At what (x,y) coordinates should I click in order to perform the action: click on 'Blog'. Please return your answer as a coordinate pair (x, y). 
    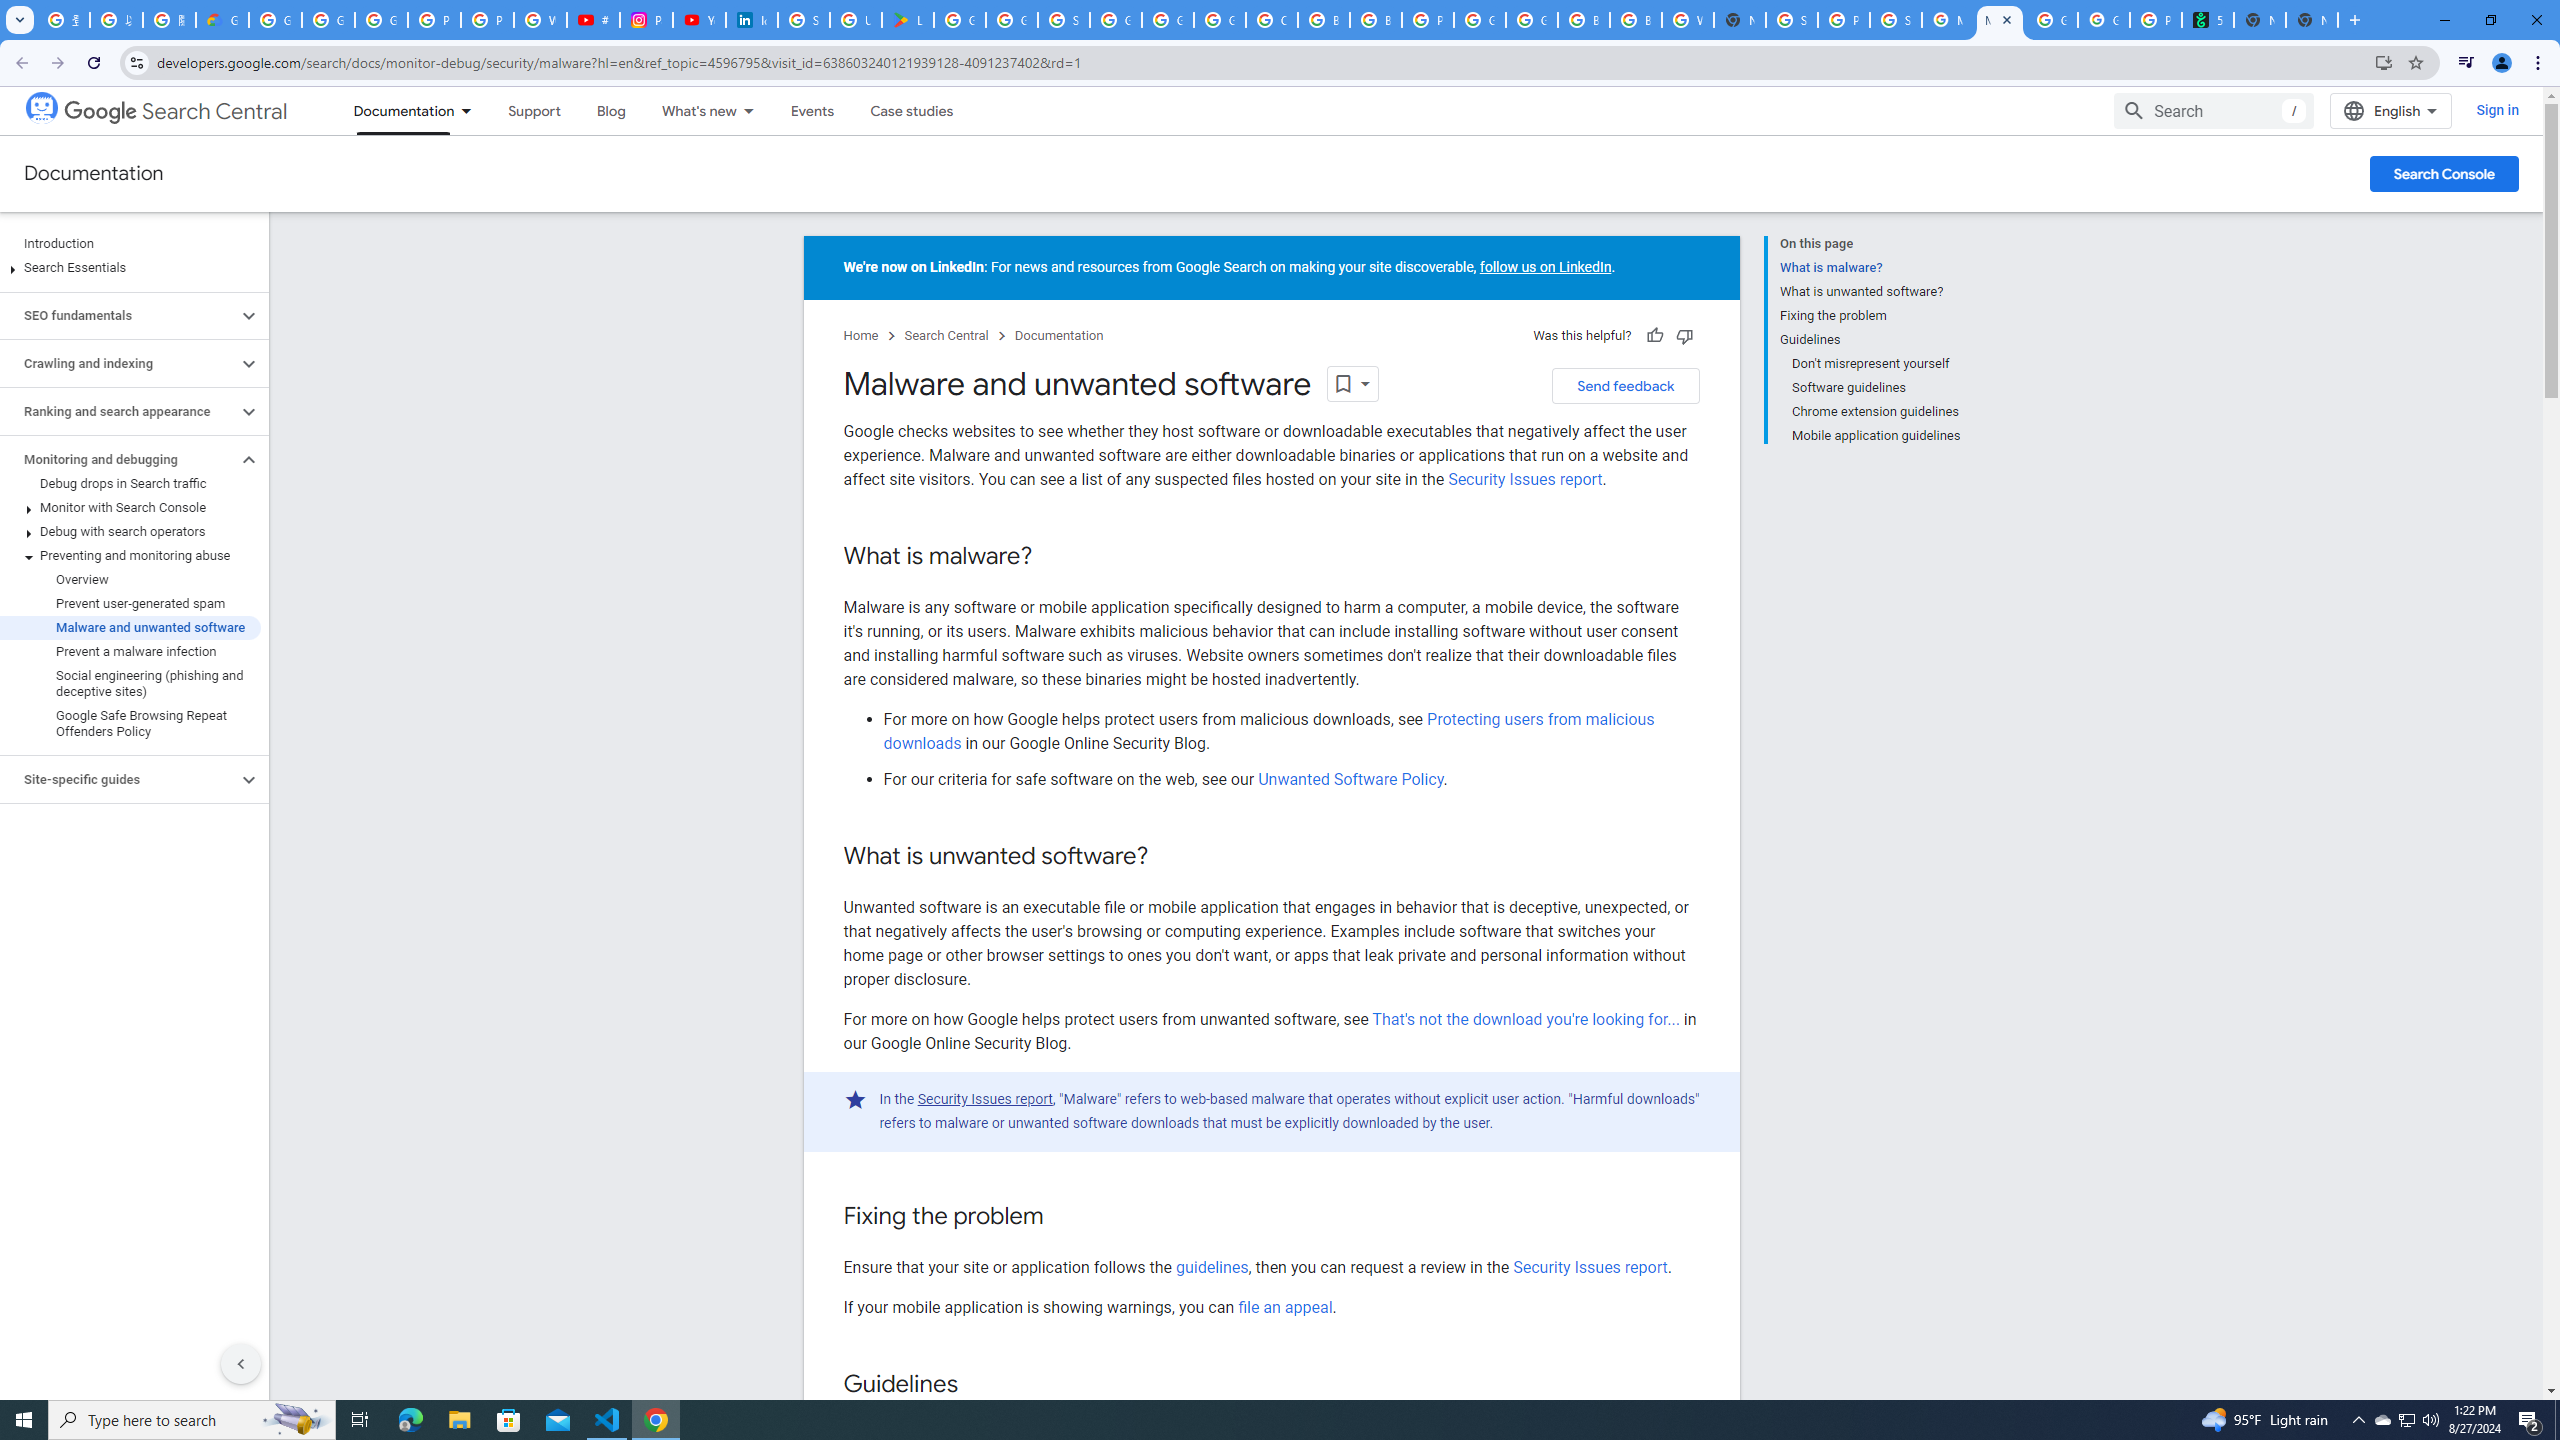
    Looking at the image, I should click on (611, 110).